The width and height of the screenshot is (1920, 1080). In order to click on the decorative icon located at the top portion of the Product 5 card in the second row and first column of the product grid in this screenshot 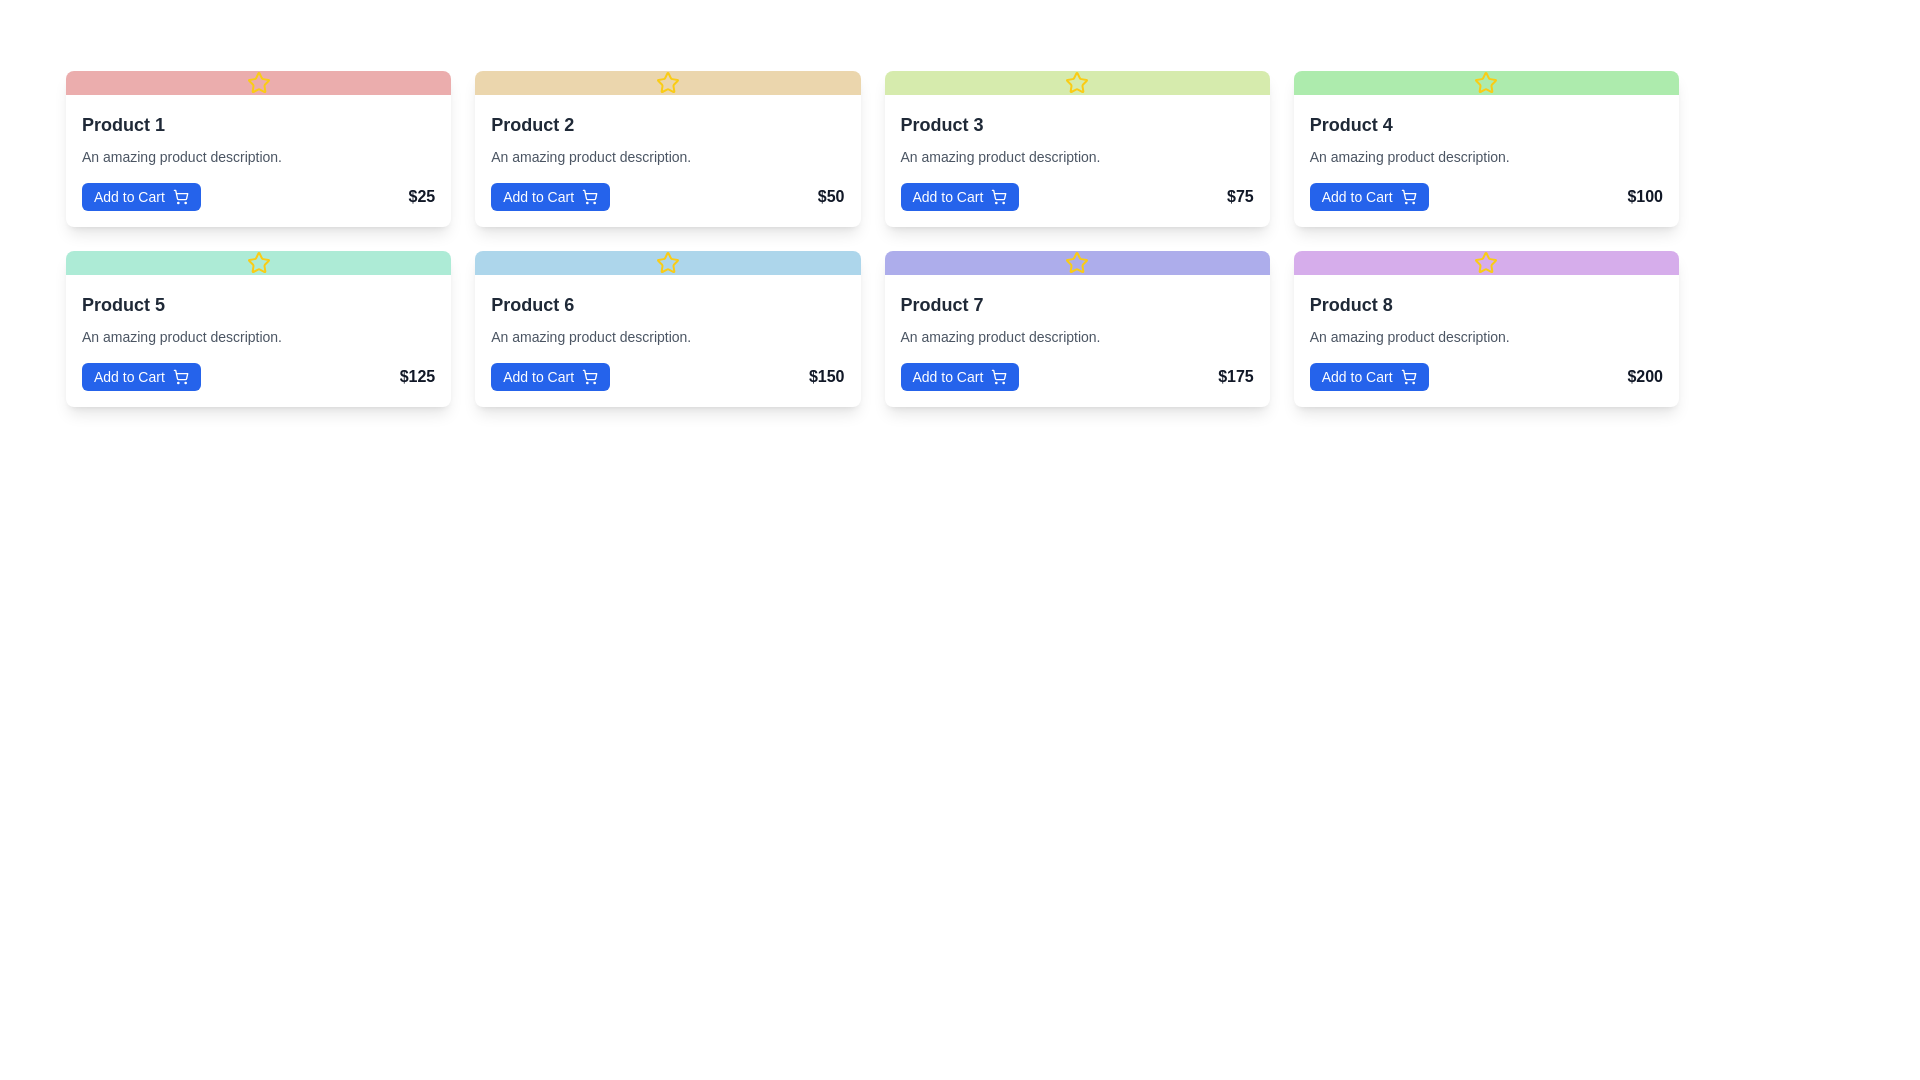, I will do `click(257, 261)`.